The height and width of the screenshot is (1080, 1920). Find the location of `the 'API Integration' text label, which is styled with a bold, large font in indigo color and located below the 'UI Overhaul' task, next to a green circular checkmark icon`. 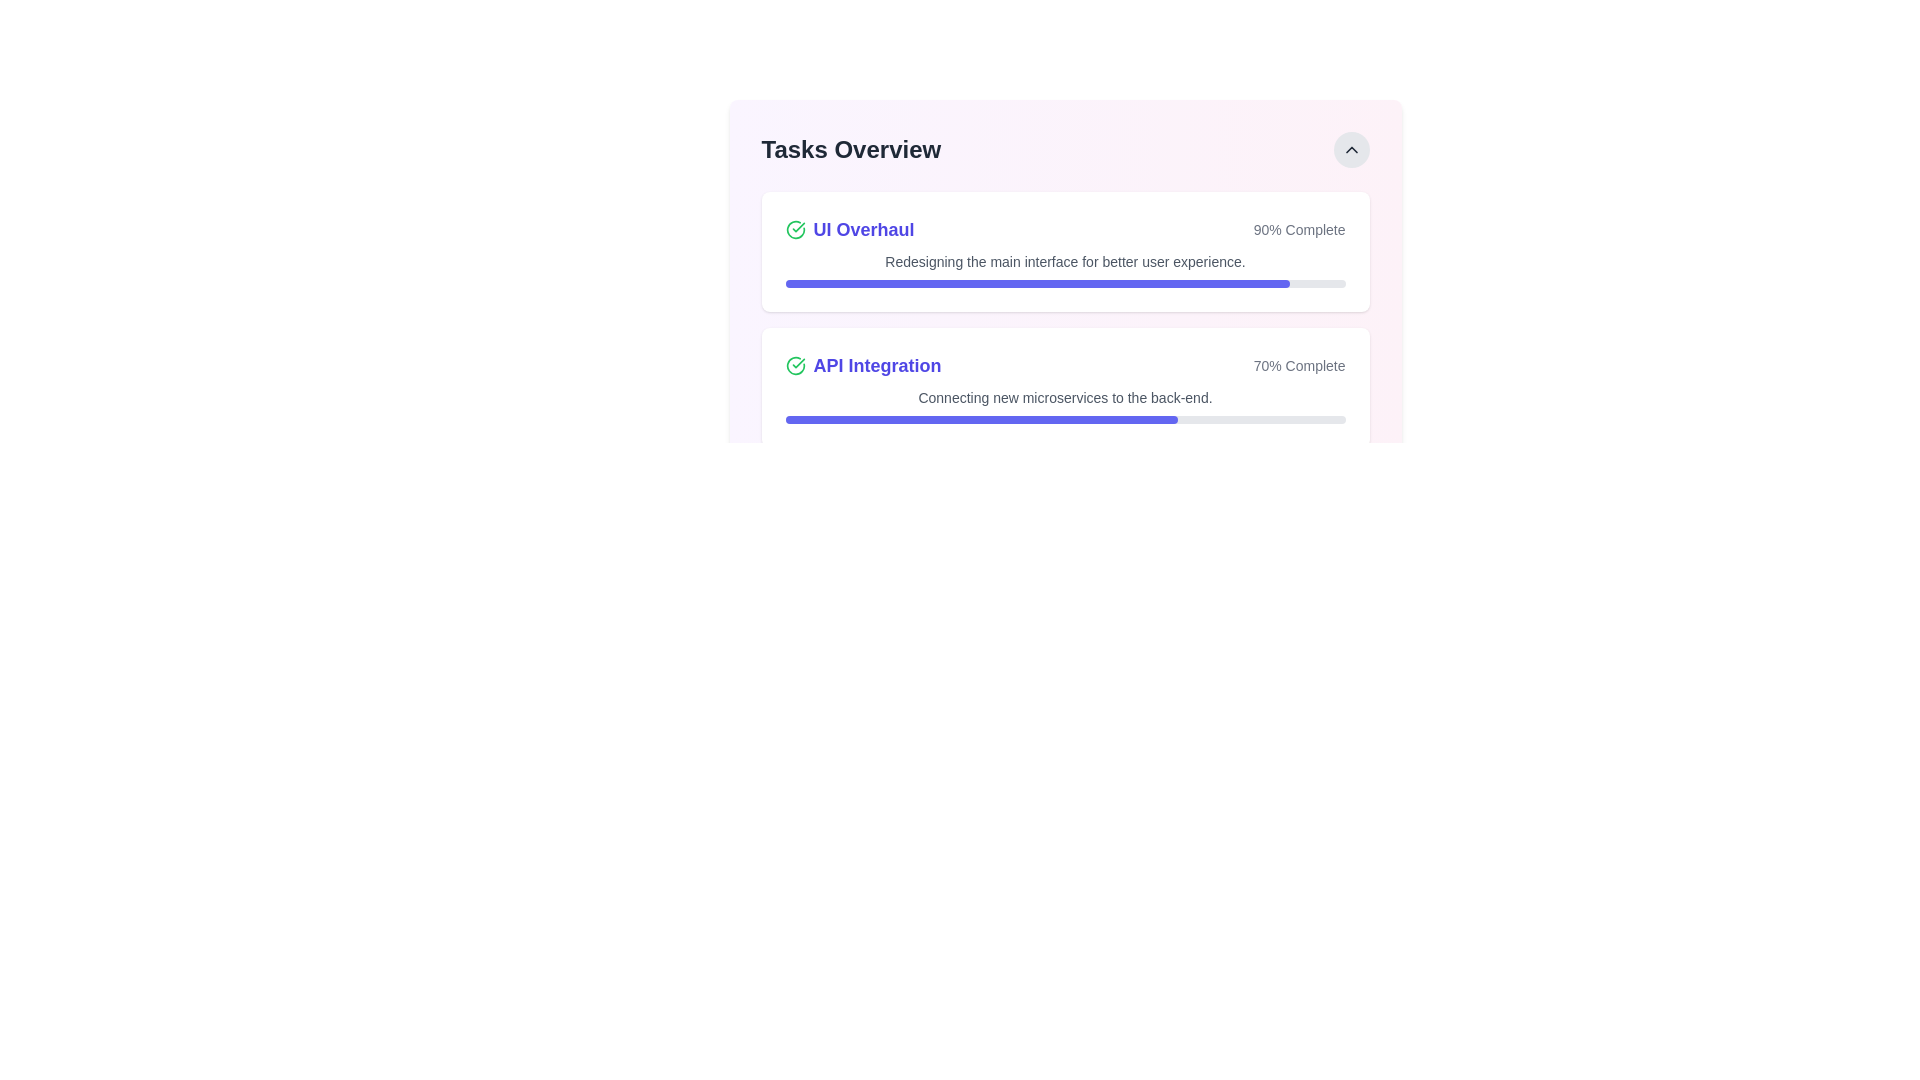

the 'API Integration' text label, which is styled with a bold, large font in indigo color and located below the 'UI Overhaul' task, next to a green circular checkmark icon is located at coordinates (863, 366).